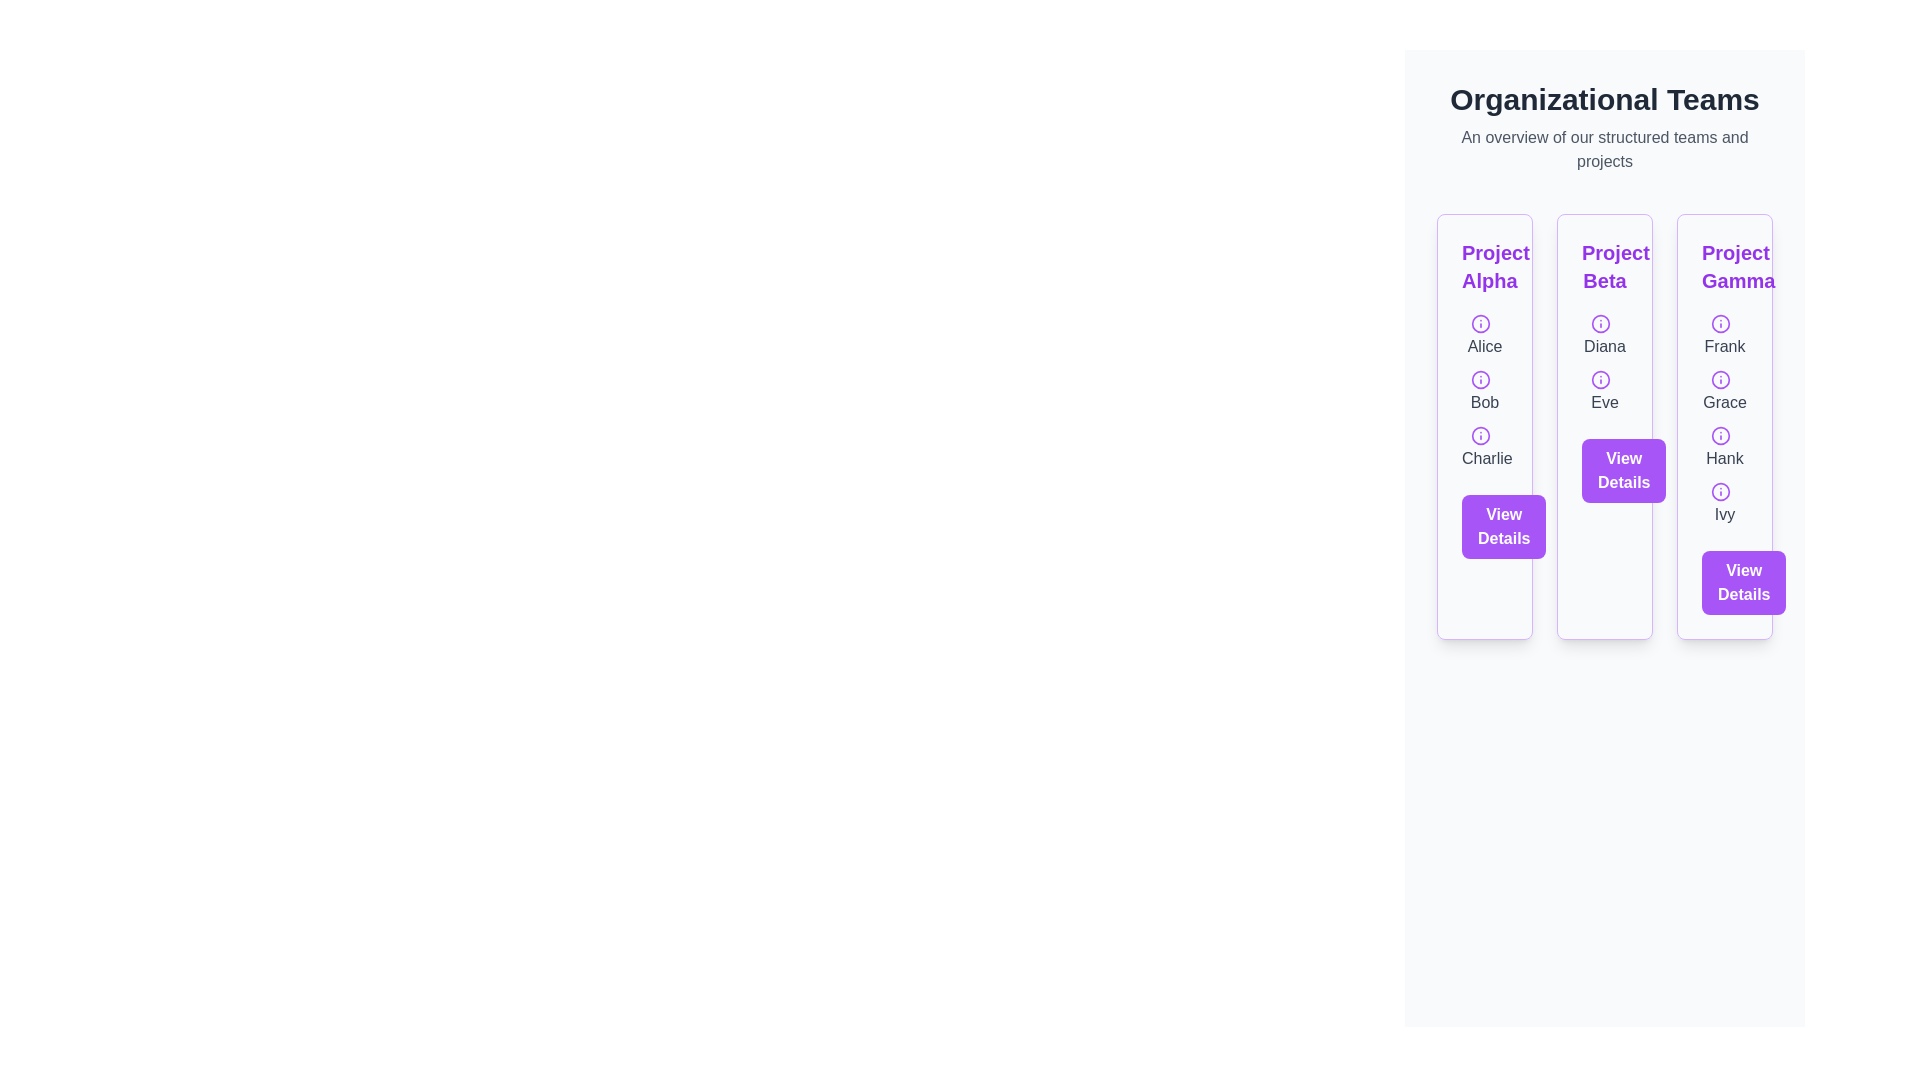 Image resolution: width=1920 pixels, height=1080 pixels. Describe the element at coordinates (1601, 378) in the screenshot. I see `the informational icon located in the middle column labeled 'Project Beta', near the name 'Eve', which is the second circular icon from the top` at that location.